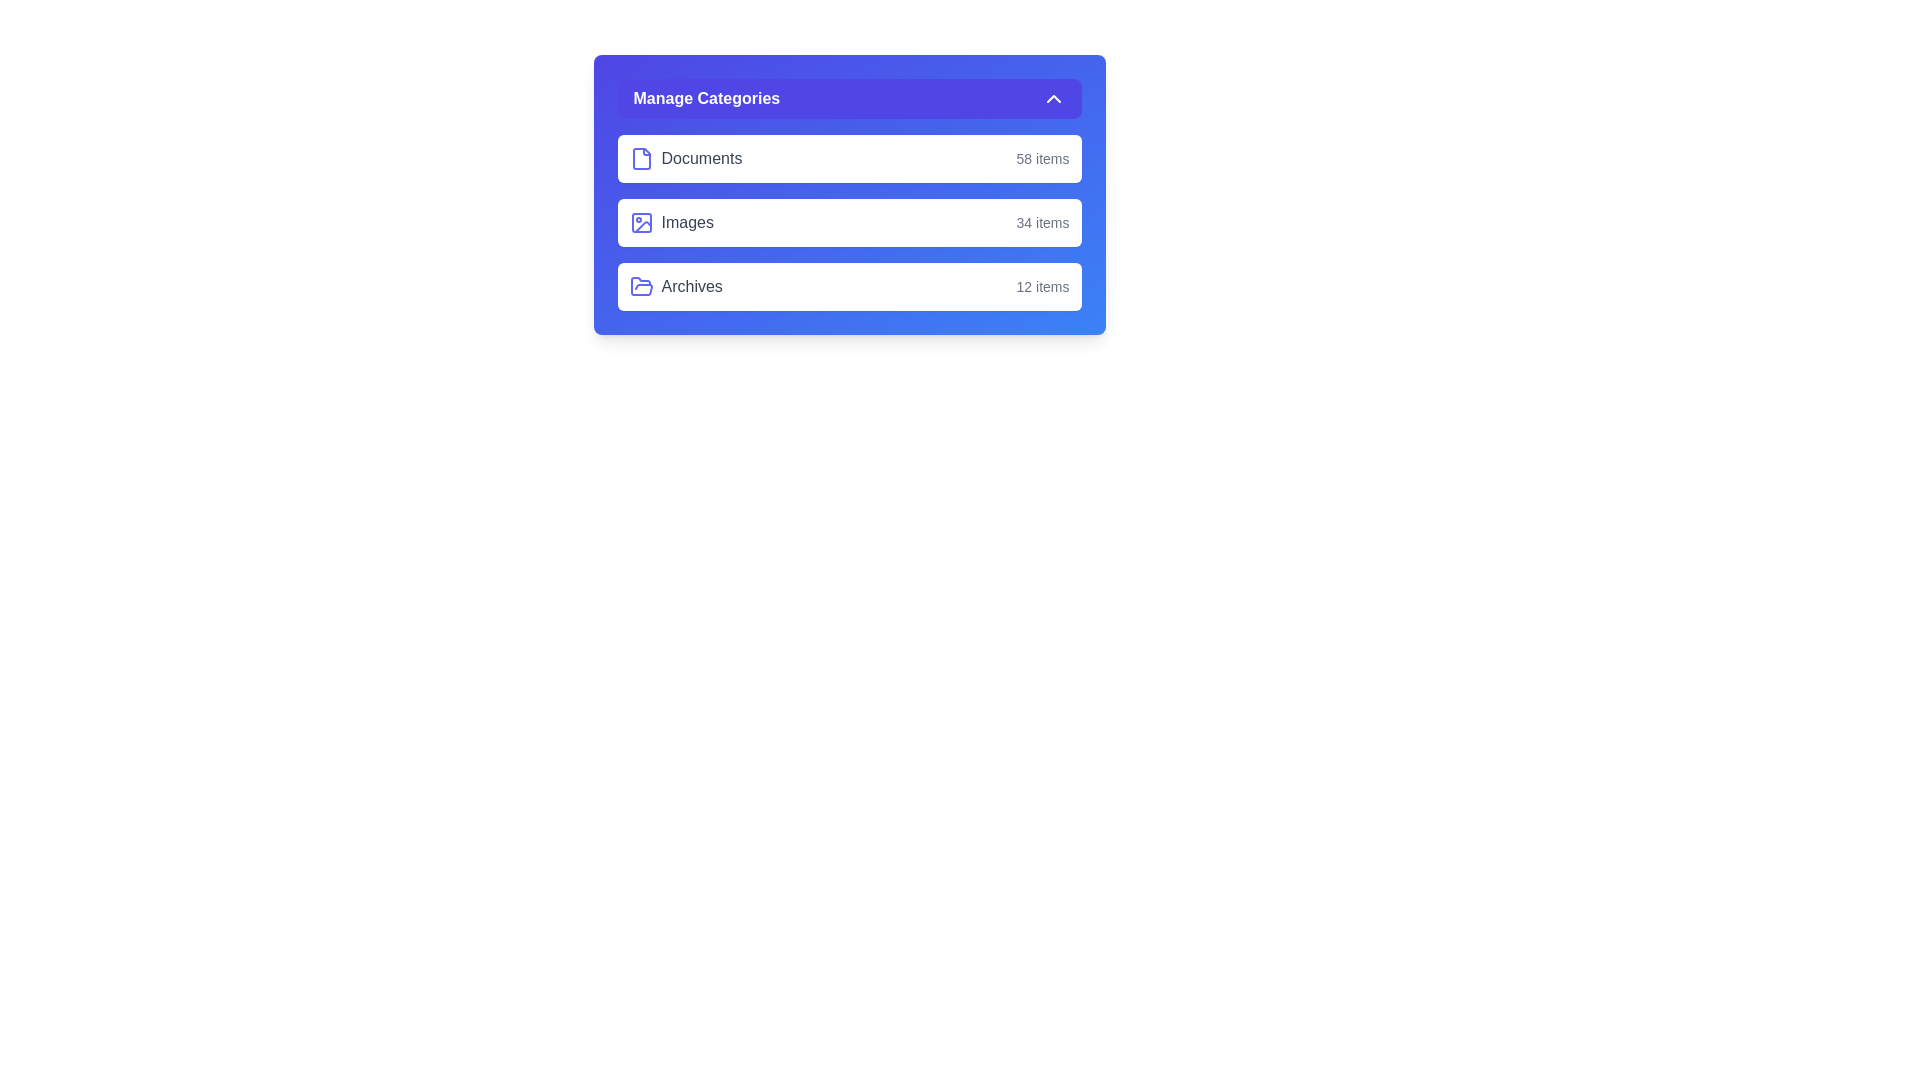 Image resolution: width=1920 pixels, height=1080 pixels. What do you see at coordinates (849, 157) in the screenshot?
I see `the category Documents by clicking on its corresponding button` at bounding box center [849, 157].